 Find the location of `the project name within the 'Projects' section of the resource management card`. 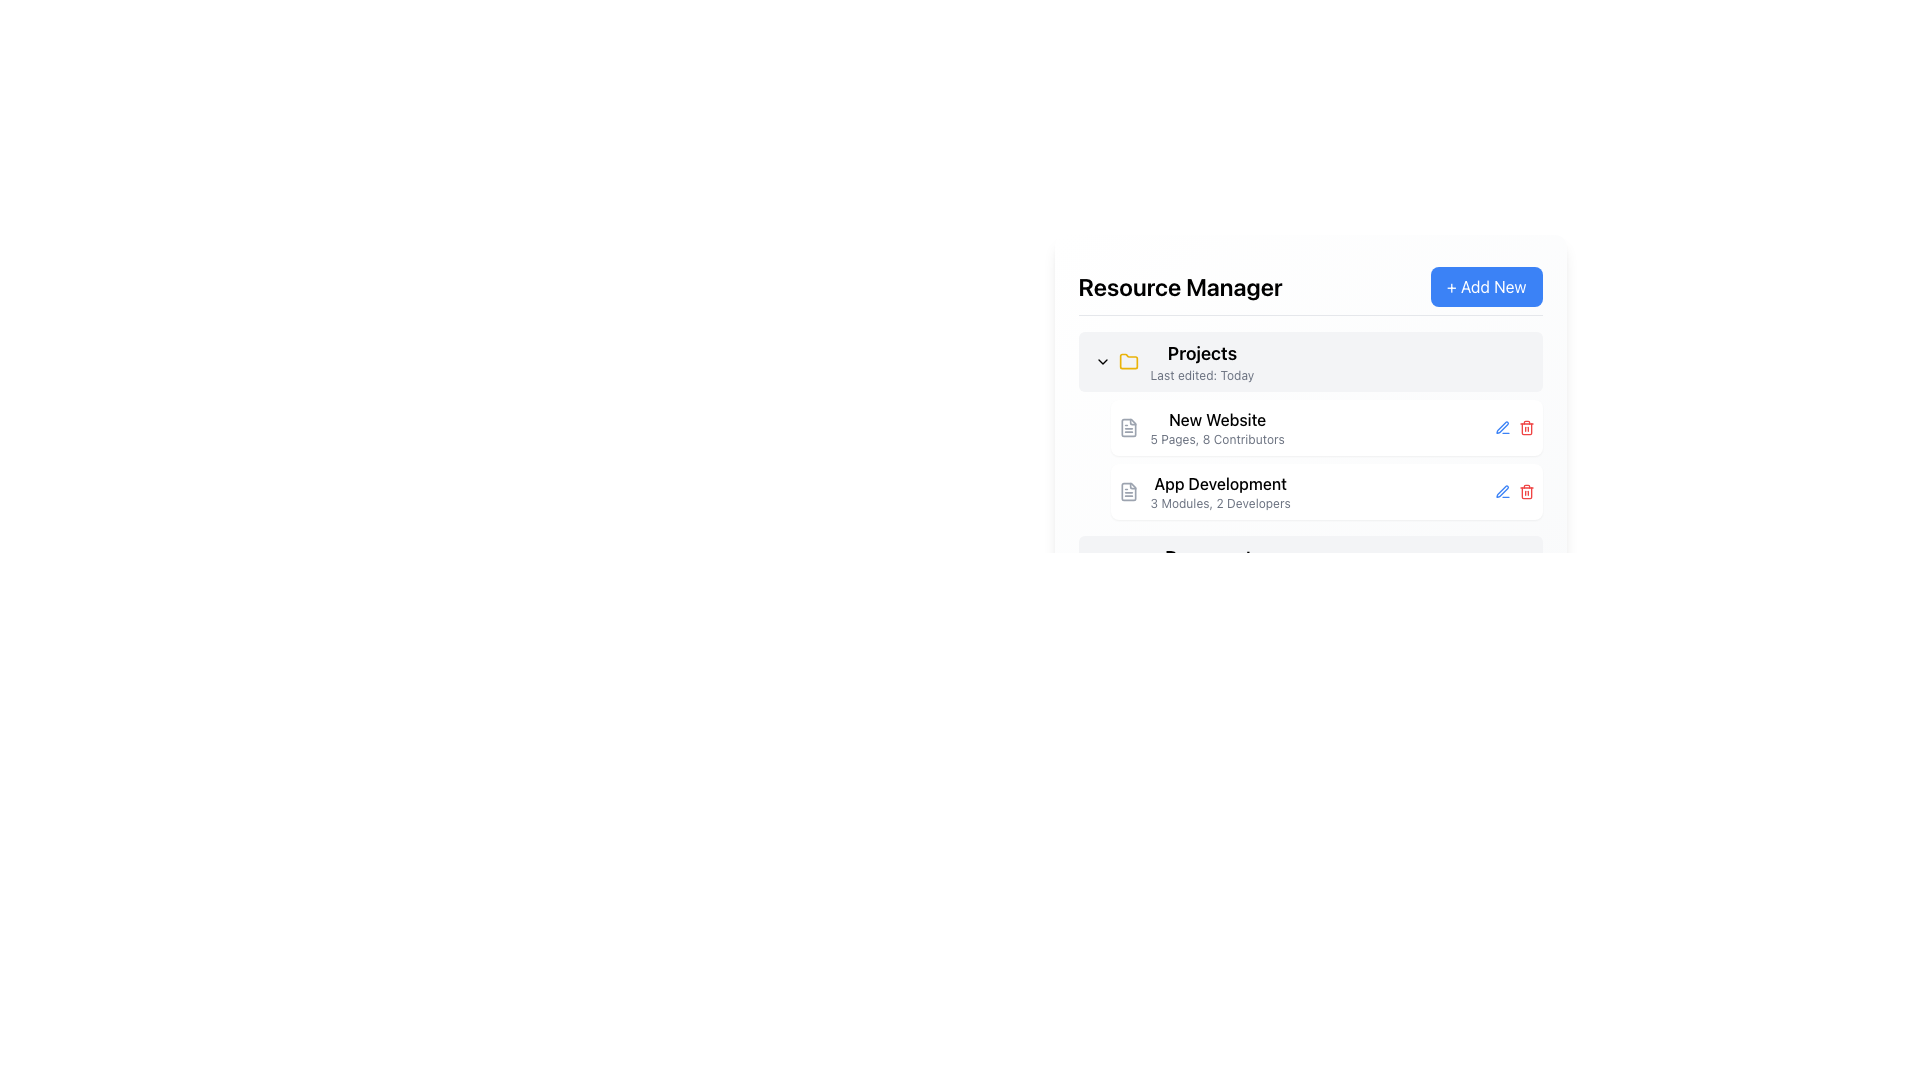

the project name within the 'Projects' section of the resource management card is located at coordinates (1310, 463).